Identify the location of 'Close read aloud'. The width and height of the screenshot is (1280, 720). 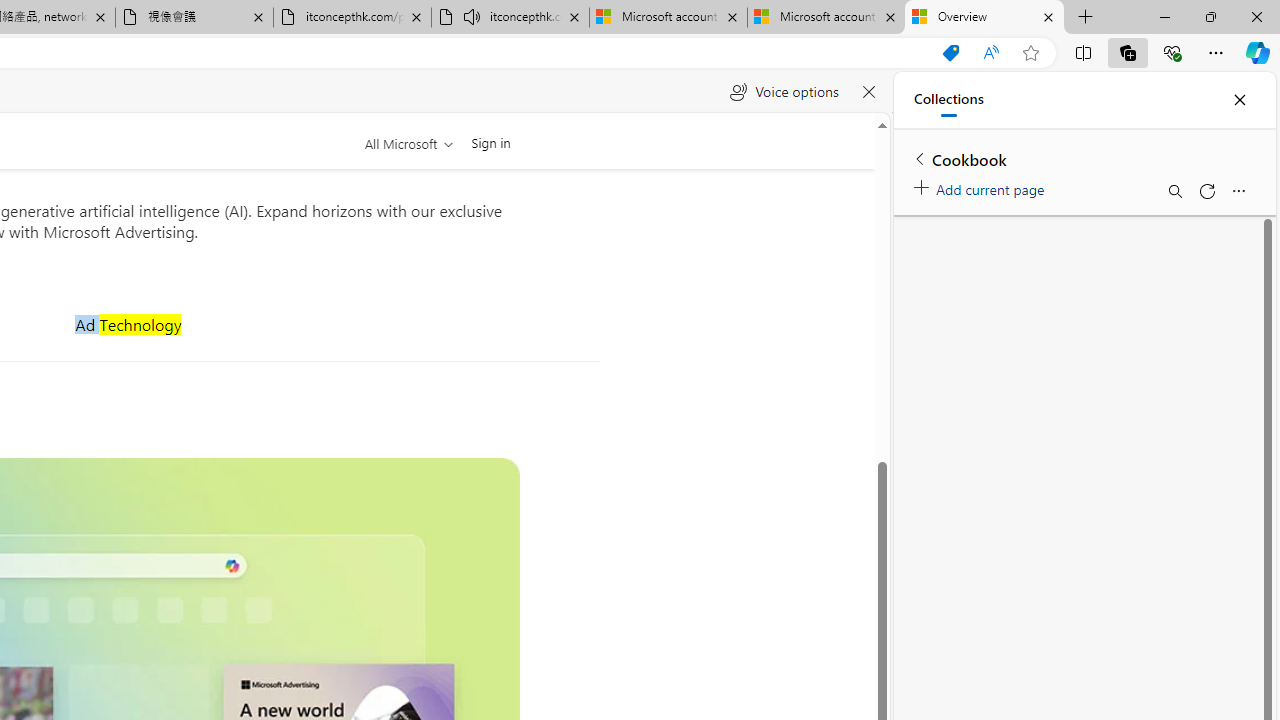
(868, 92).